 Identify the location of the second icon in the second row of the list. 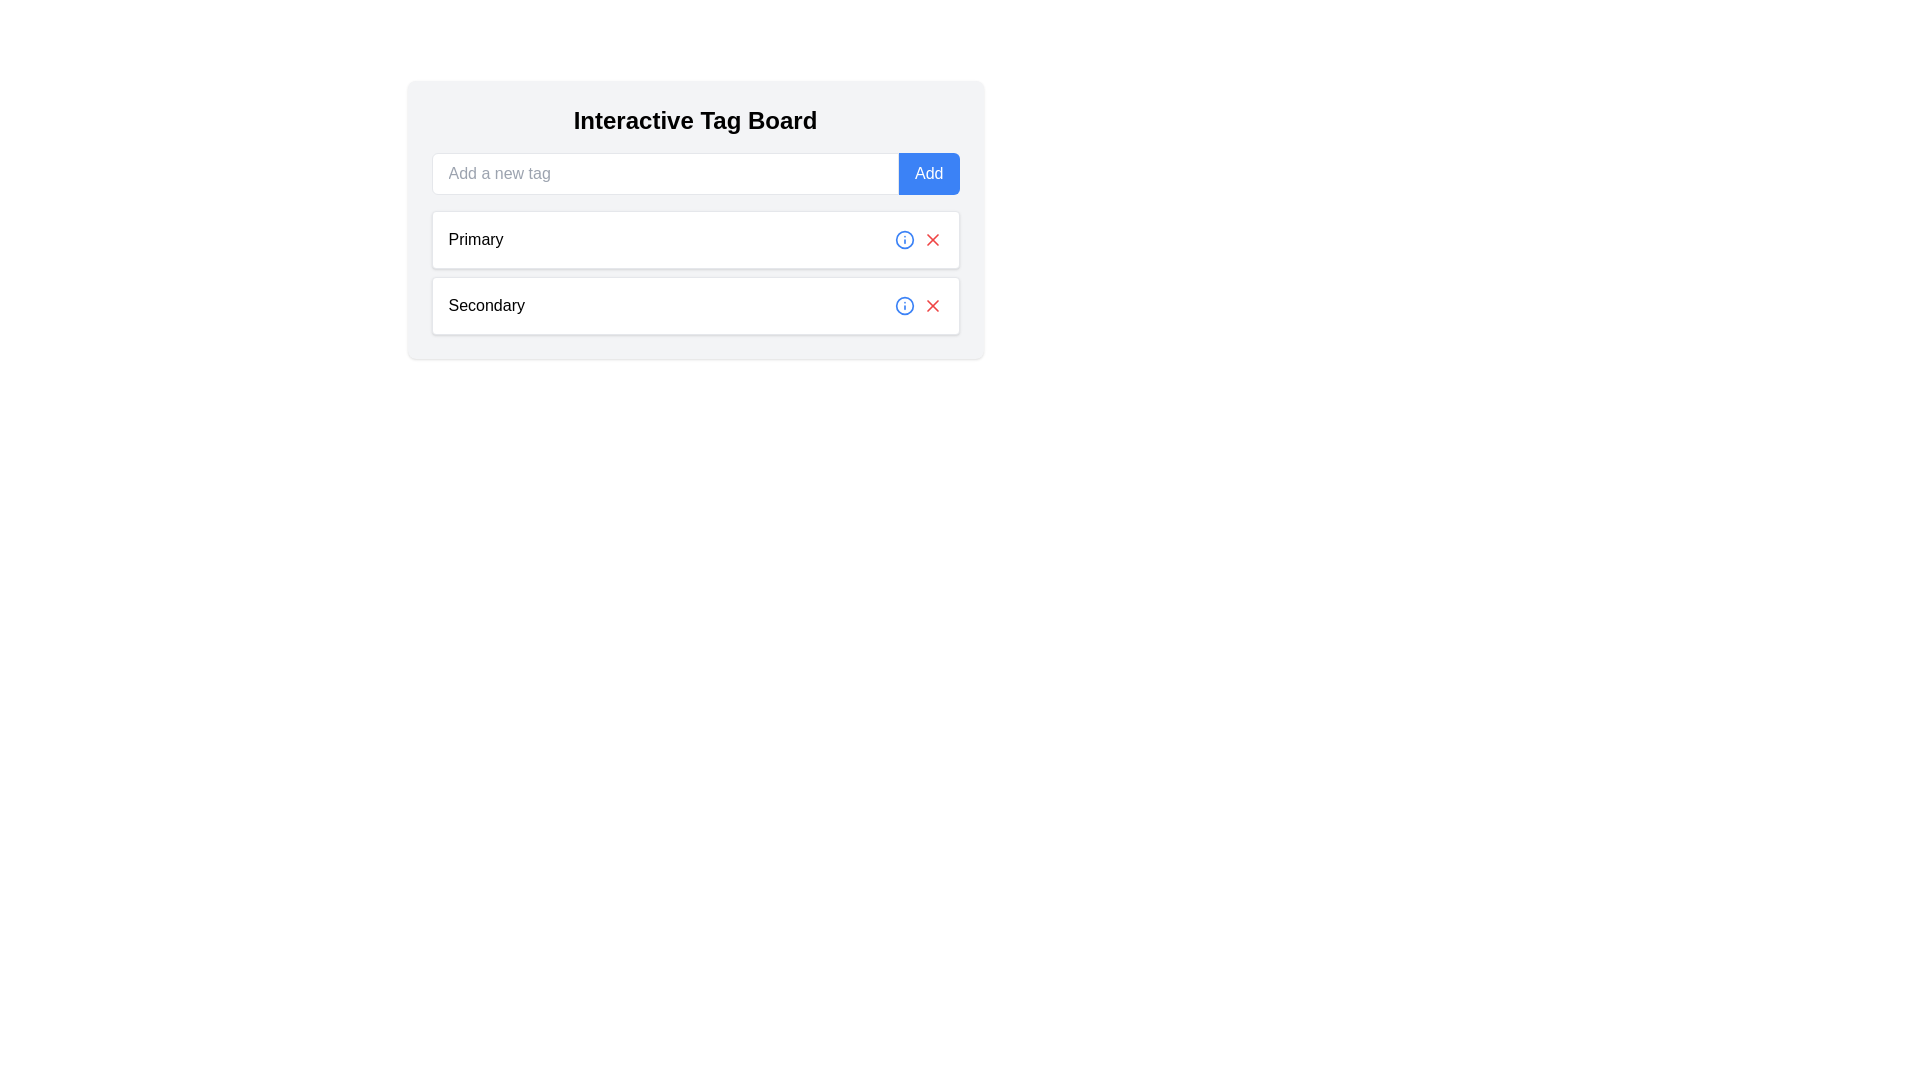
(903, 238).